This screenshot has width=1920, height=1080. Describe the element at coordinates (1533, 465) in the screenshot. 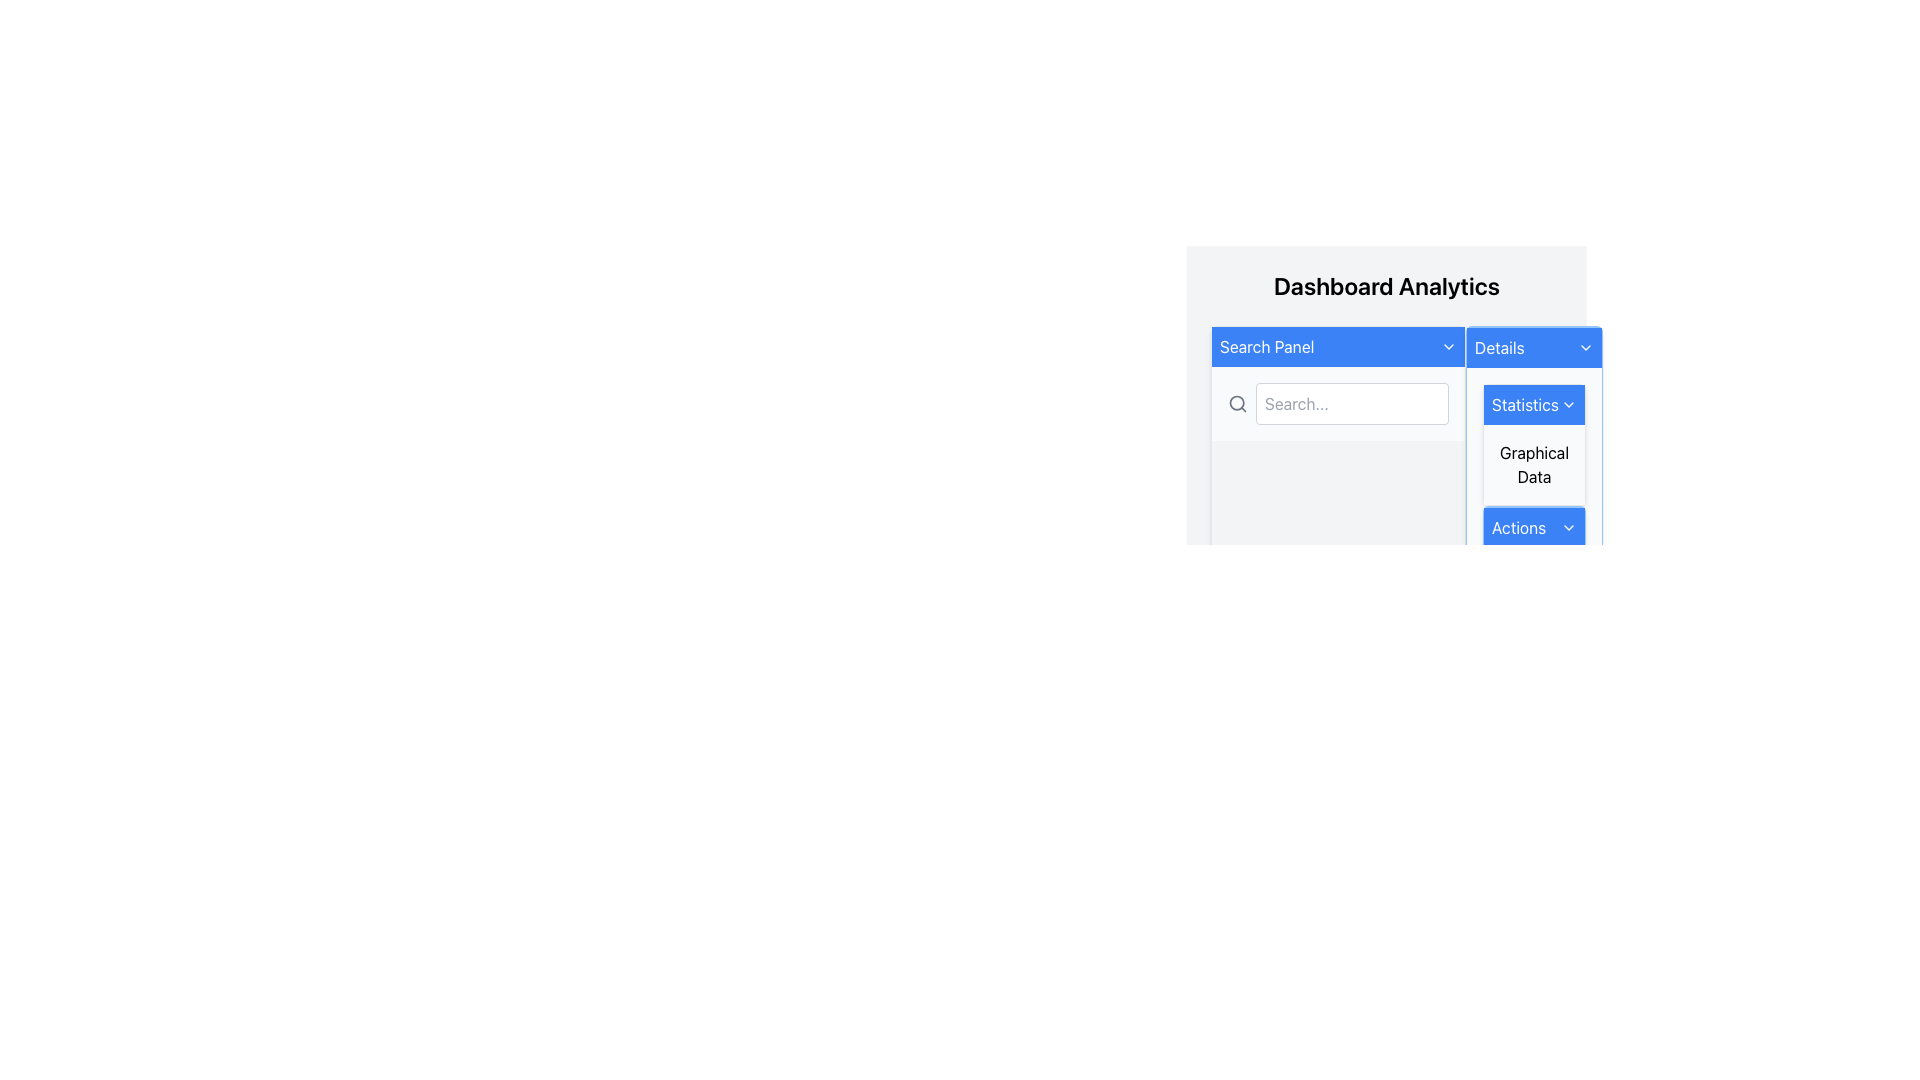

I see `text content of the descriptive label located in the gray box within the 'Details' section on the right side of the interface` at that location.